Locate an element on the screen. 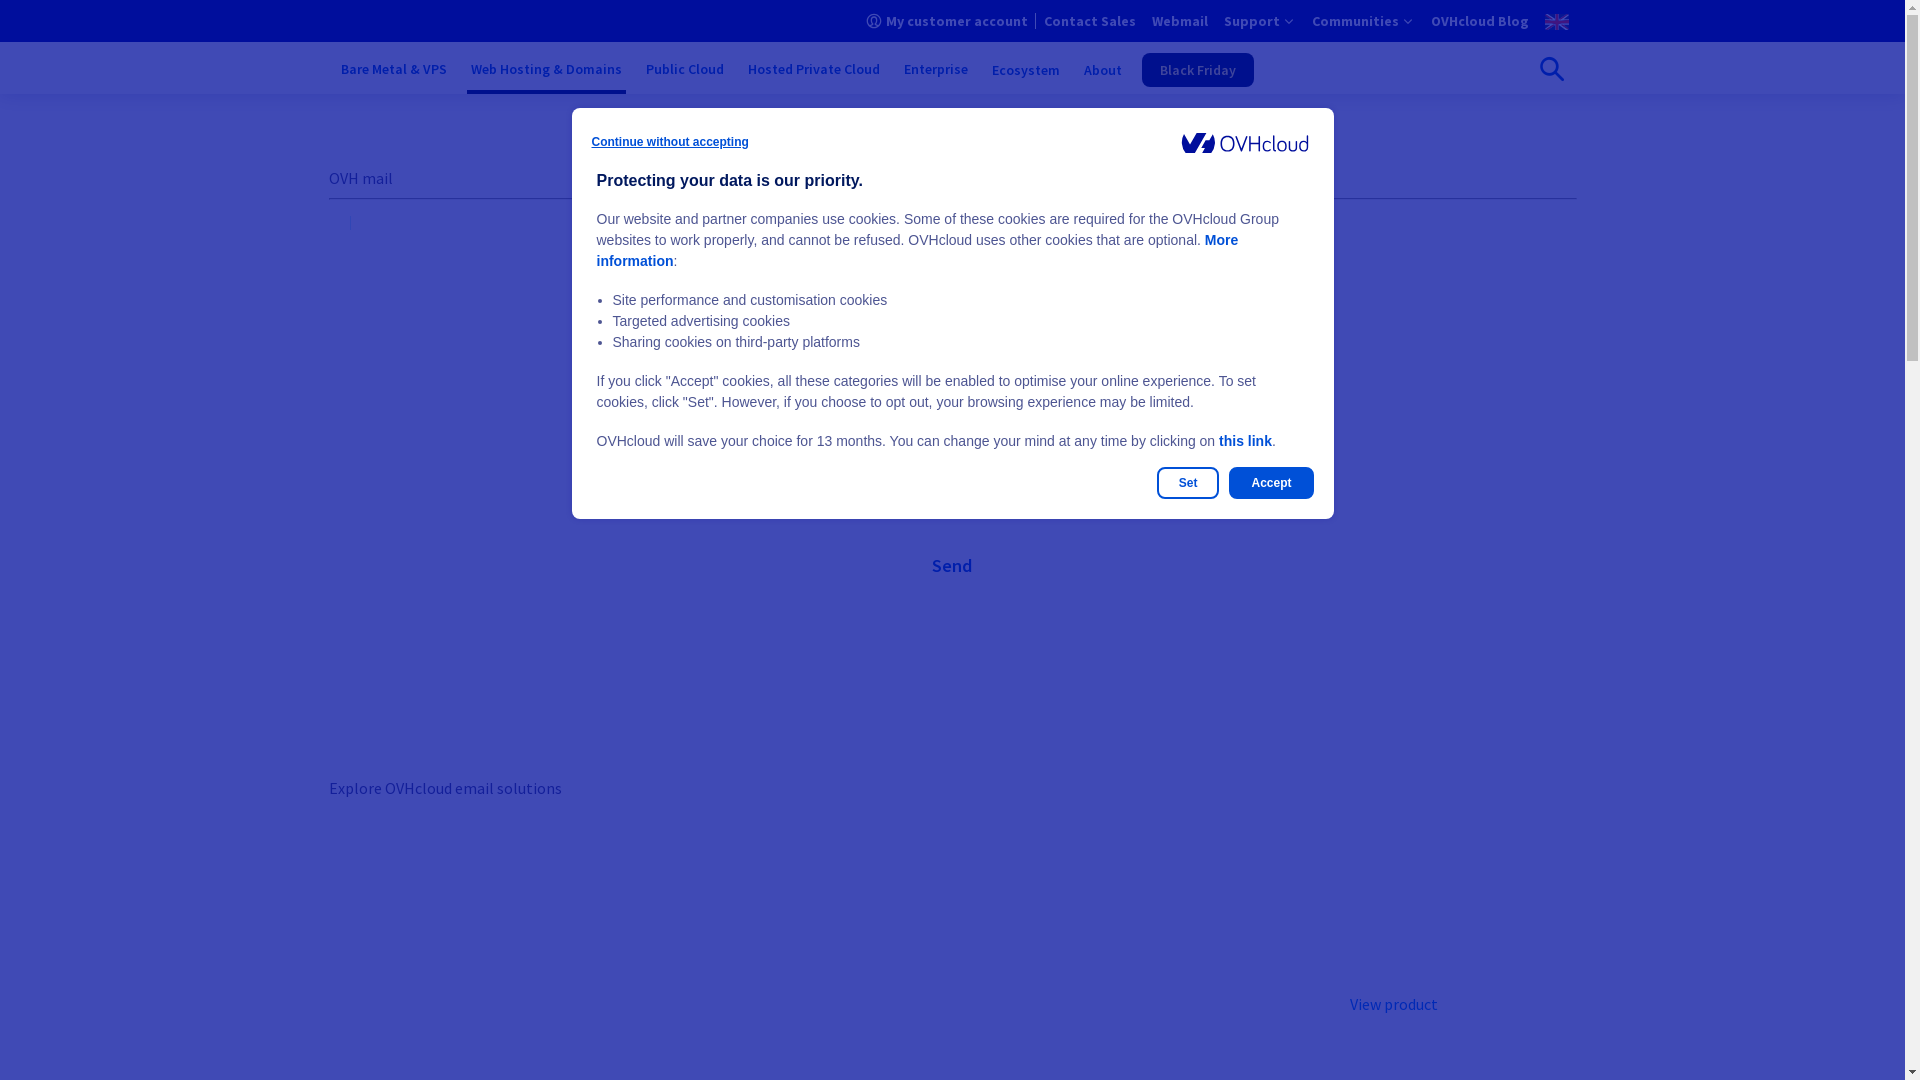 The width and height of the screenshot is (1920, 1080). 'Contact Sales' is located at coordinates (1088, 20).